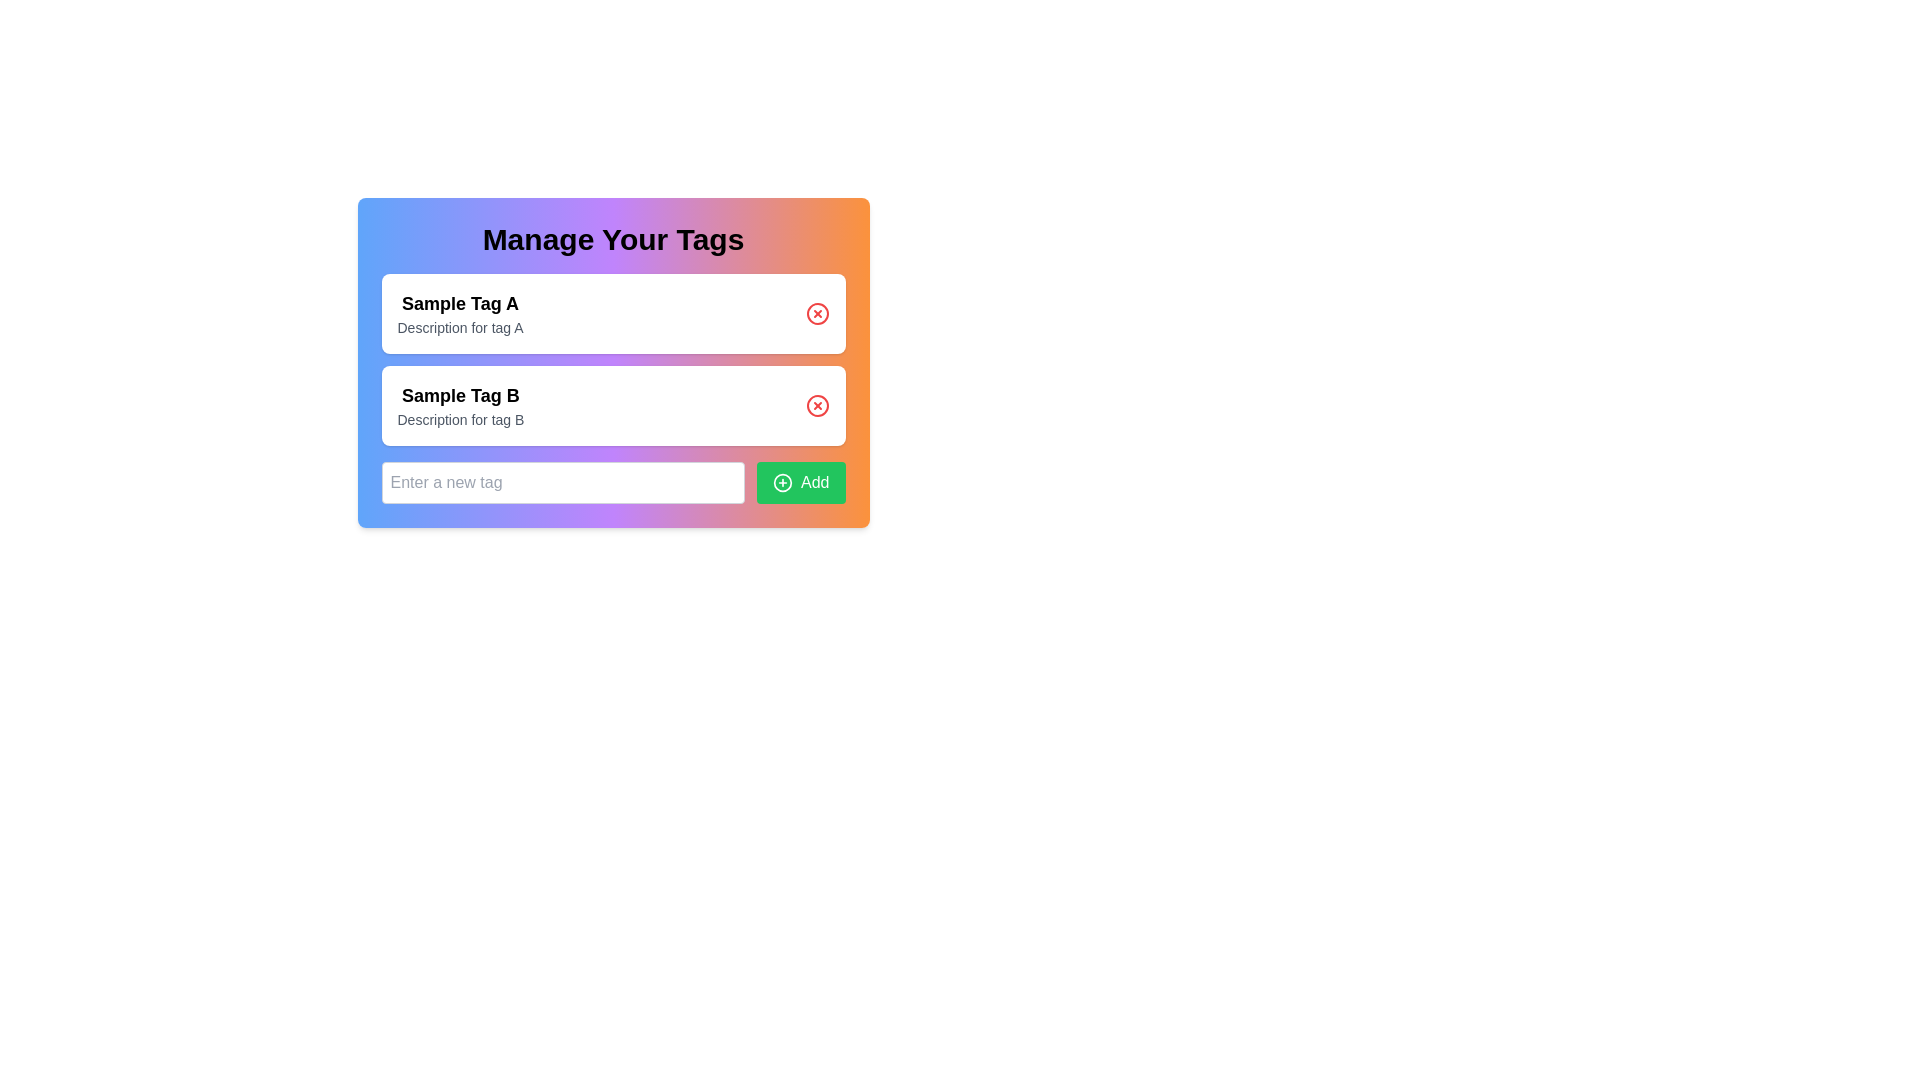 The width and height of the screenshot is (1920, 1080). I want to click on the 'Add' text label within the green button, so click(815, 482).